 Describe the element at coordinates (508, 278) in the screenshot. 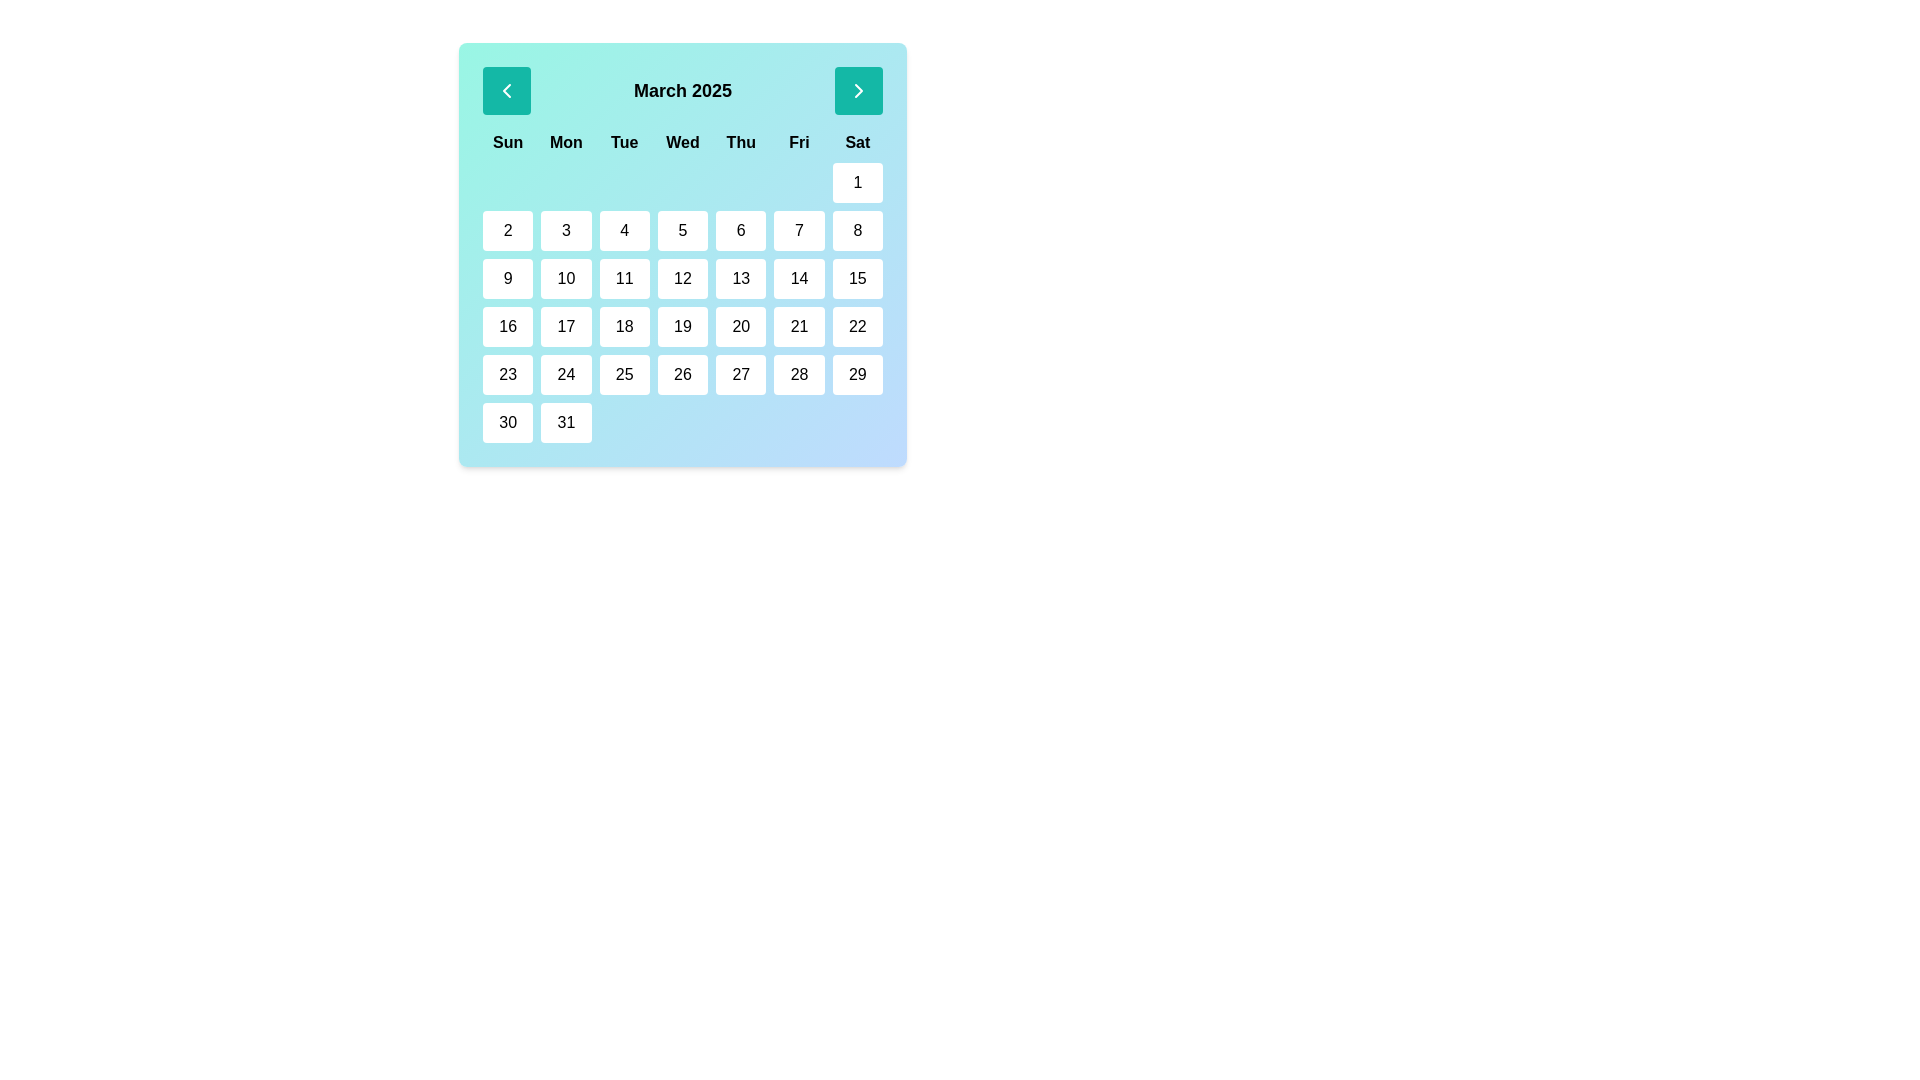

I see `the square-shaped button displaying the number '9' in a calendar interface` at that location.